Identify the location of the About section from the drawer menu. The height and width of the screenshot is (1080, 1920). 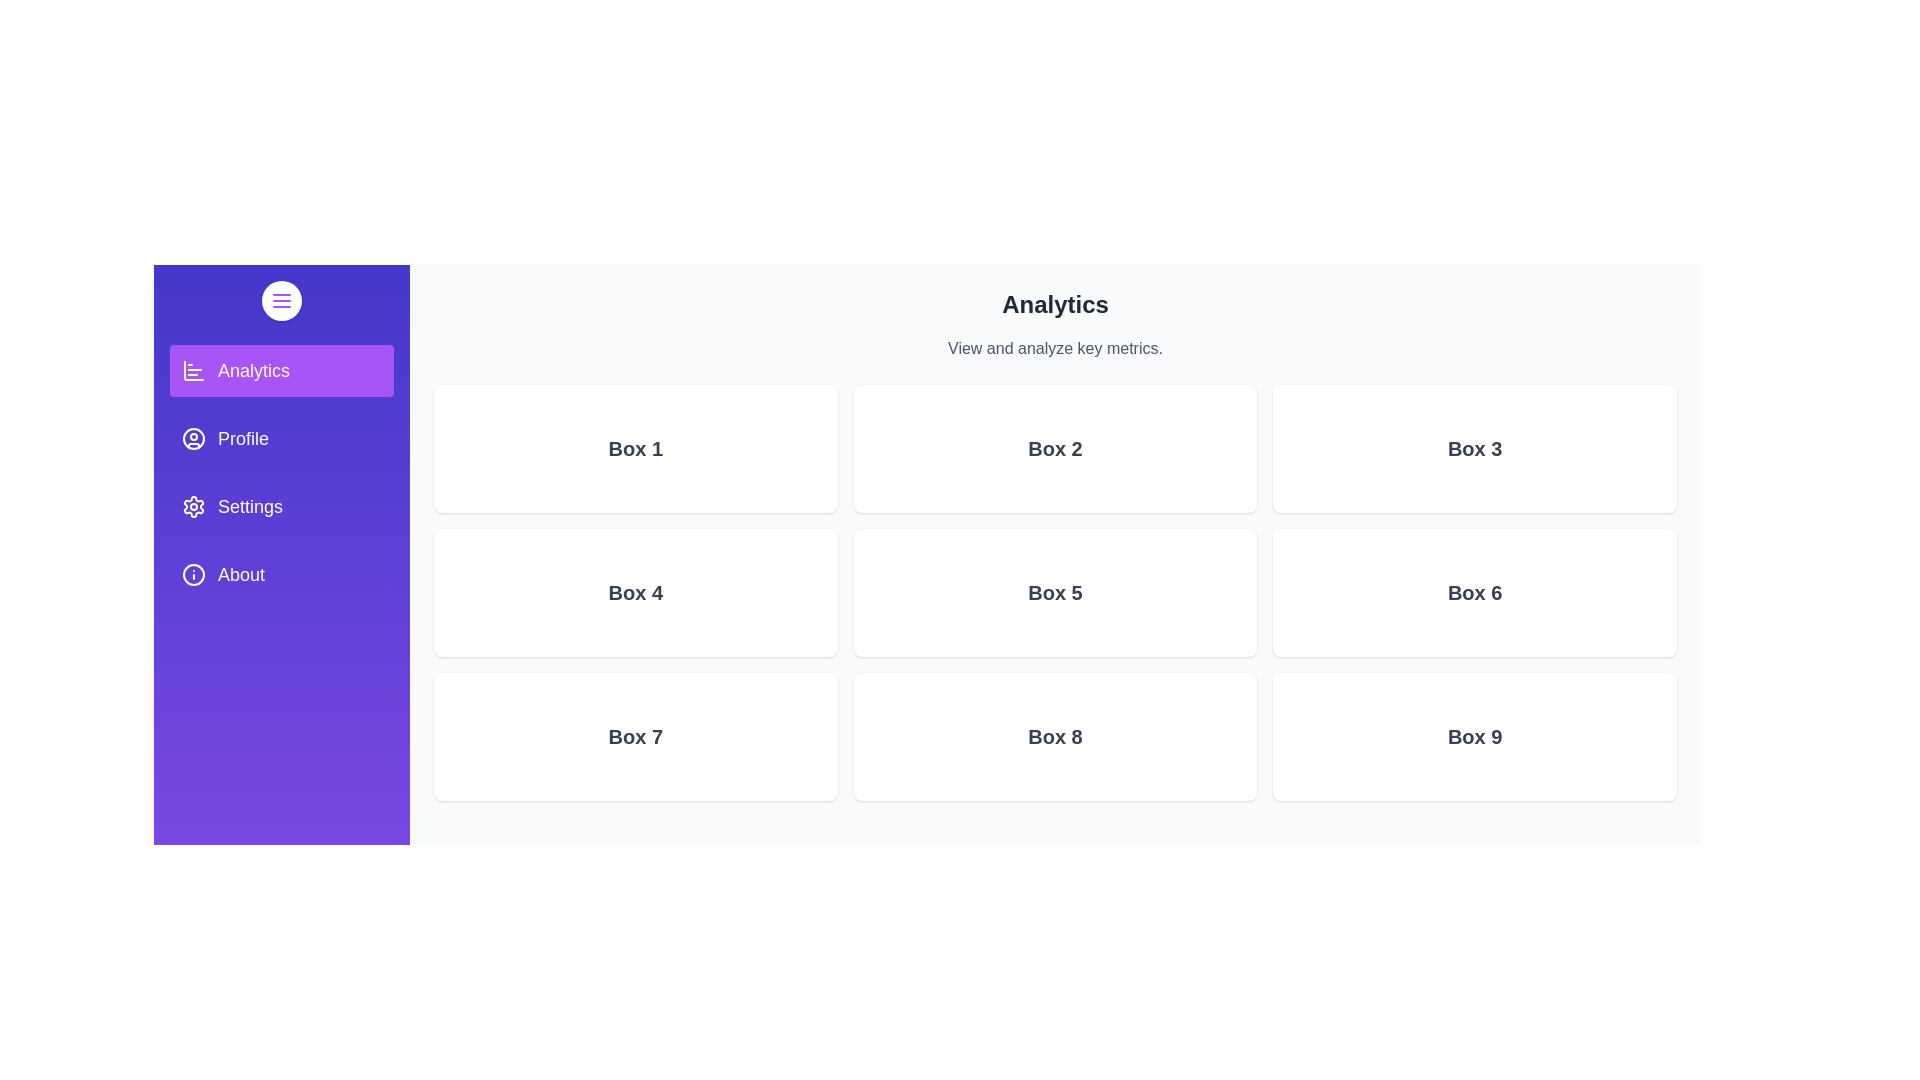
(281, 574).